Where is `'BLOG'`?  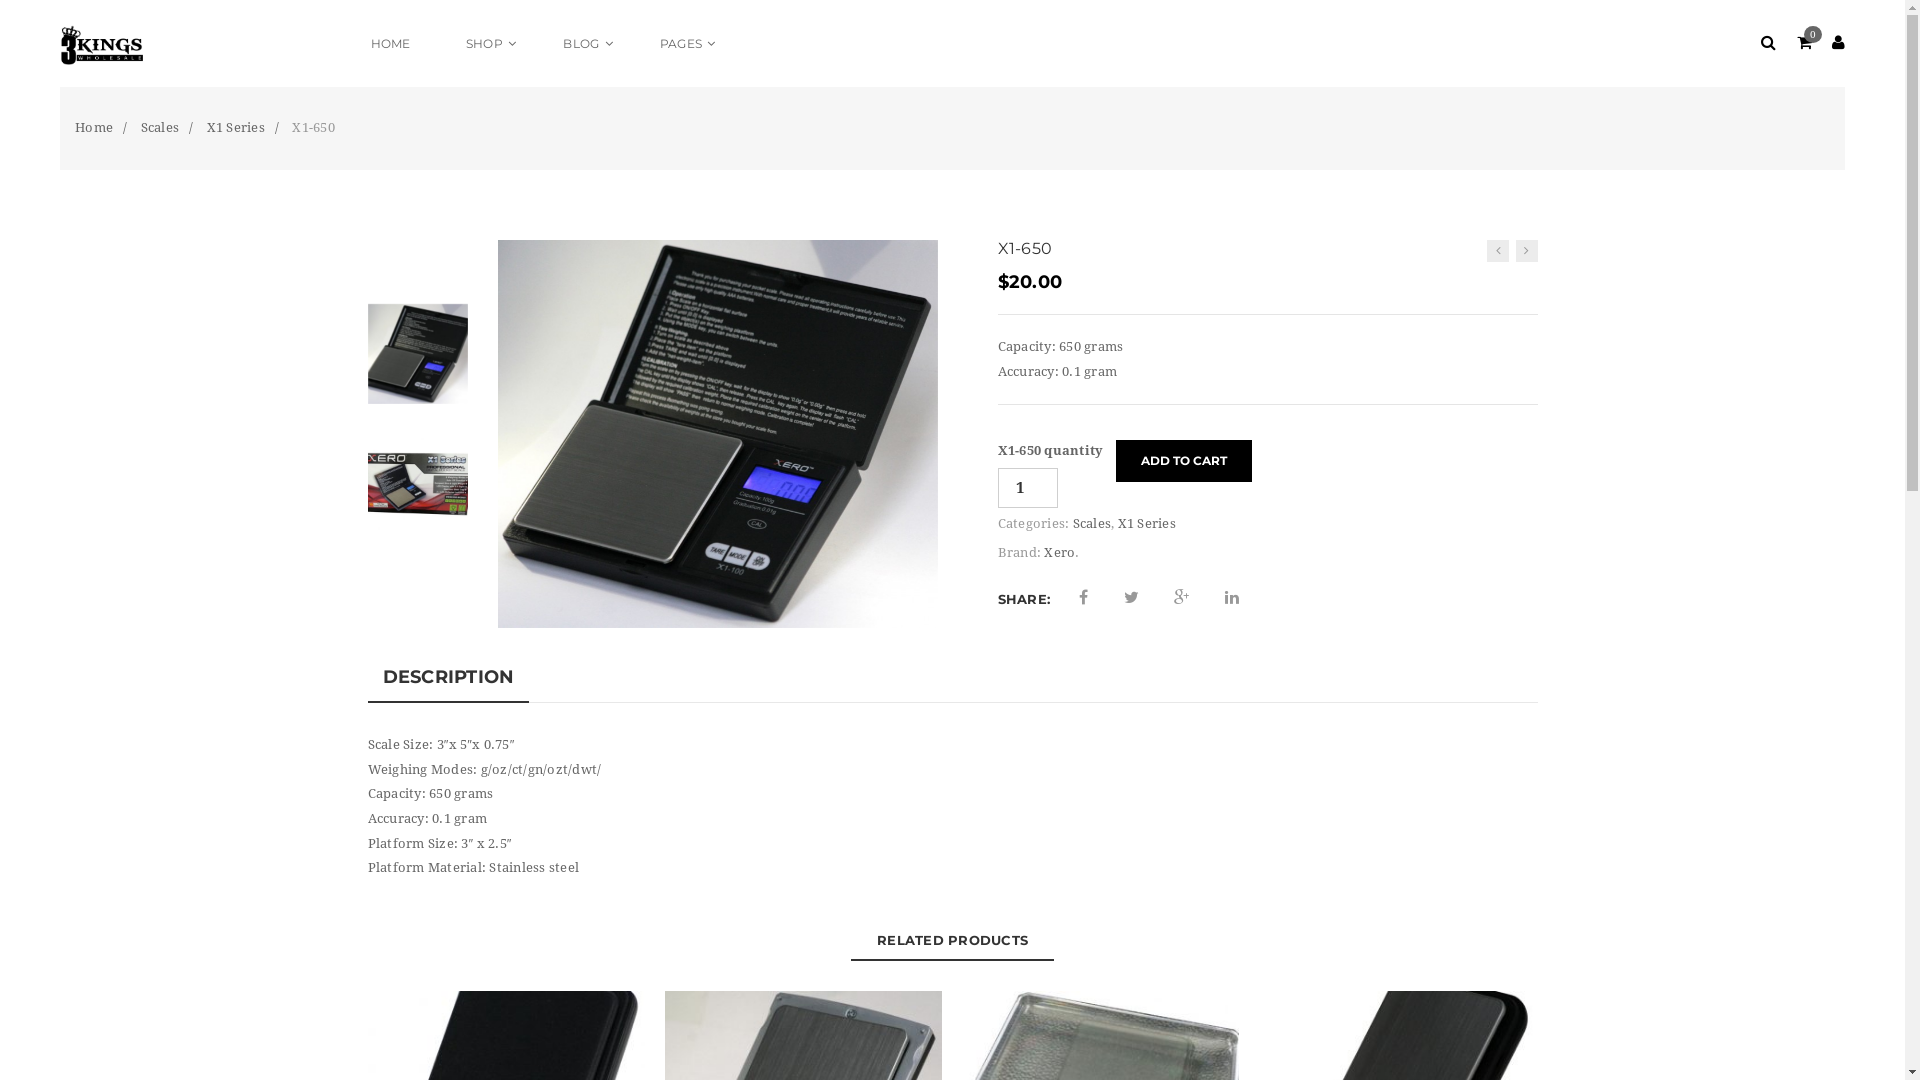 'BLOG' is located at coordinates (582, 43).